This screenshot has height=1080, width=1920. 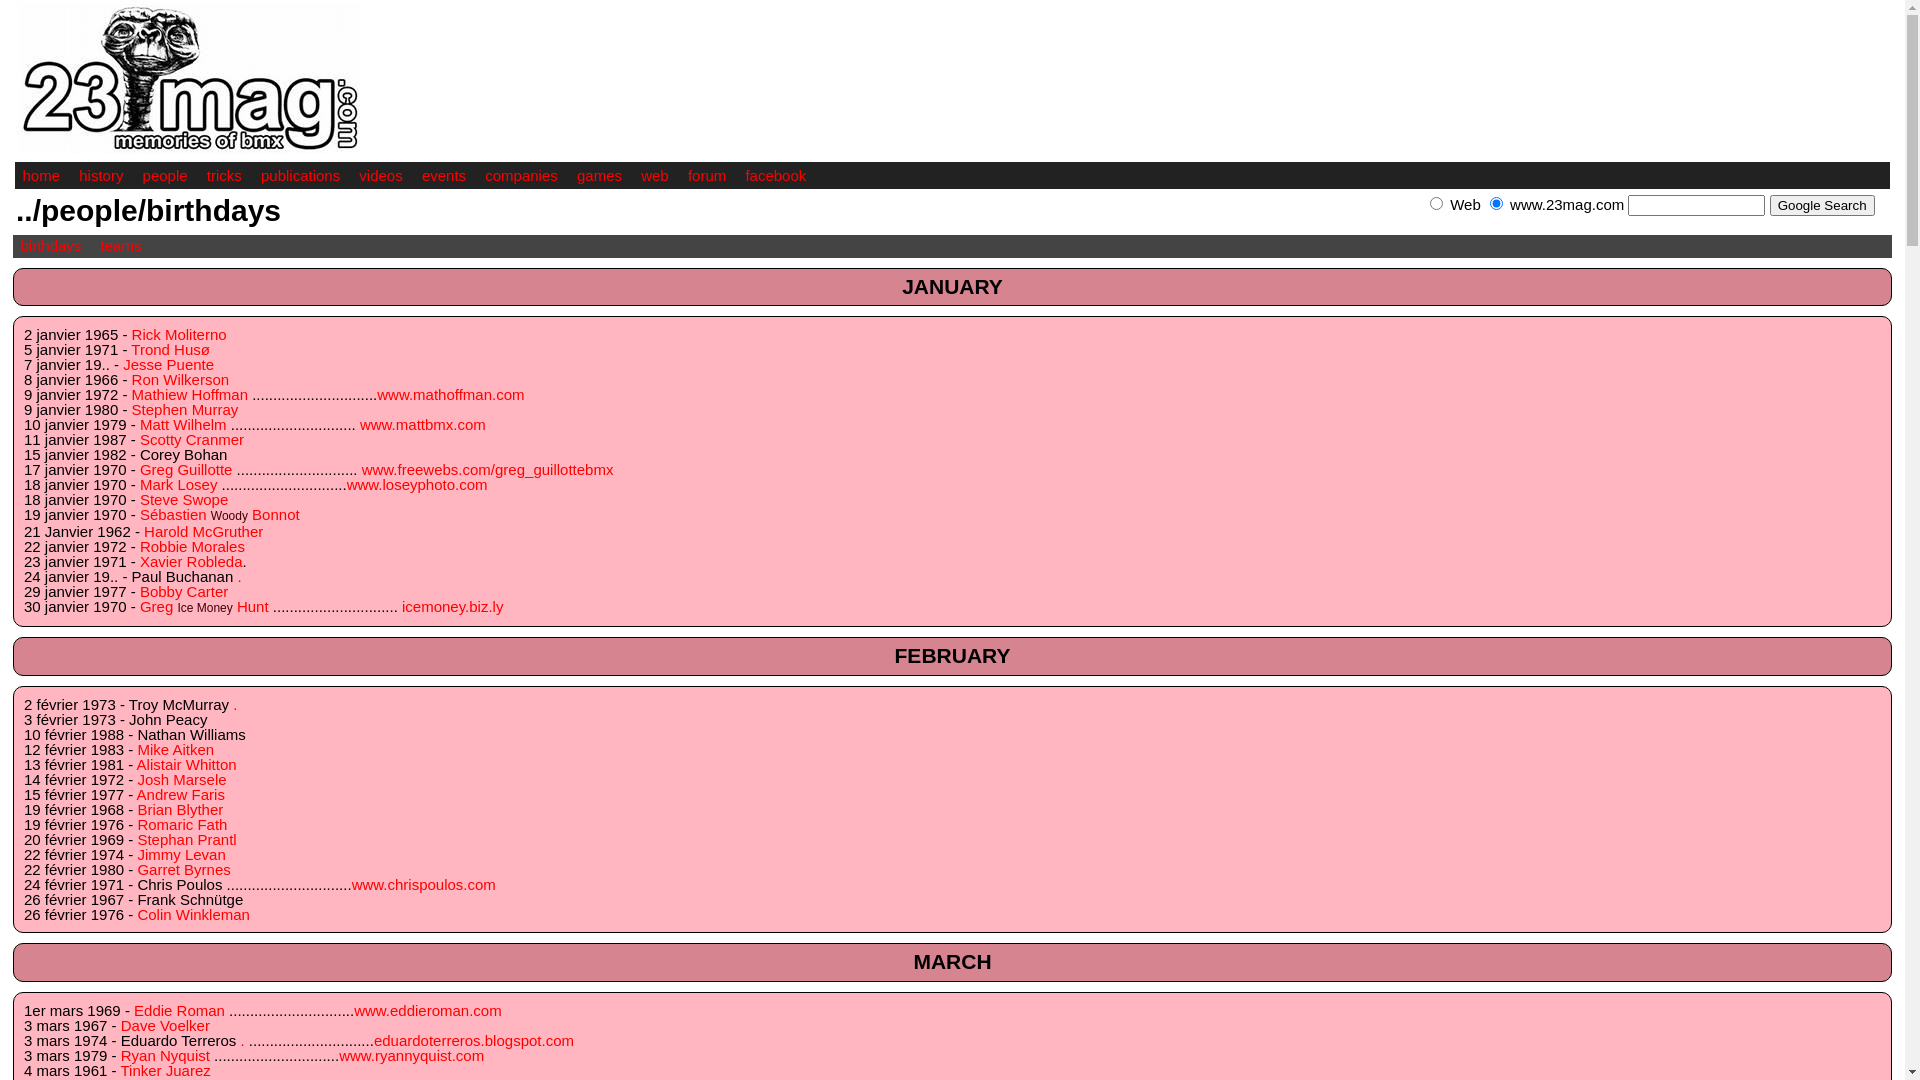 I want to click on 'videos', so click(x=380, y=174).